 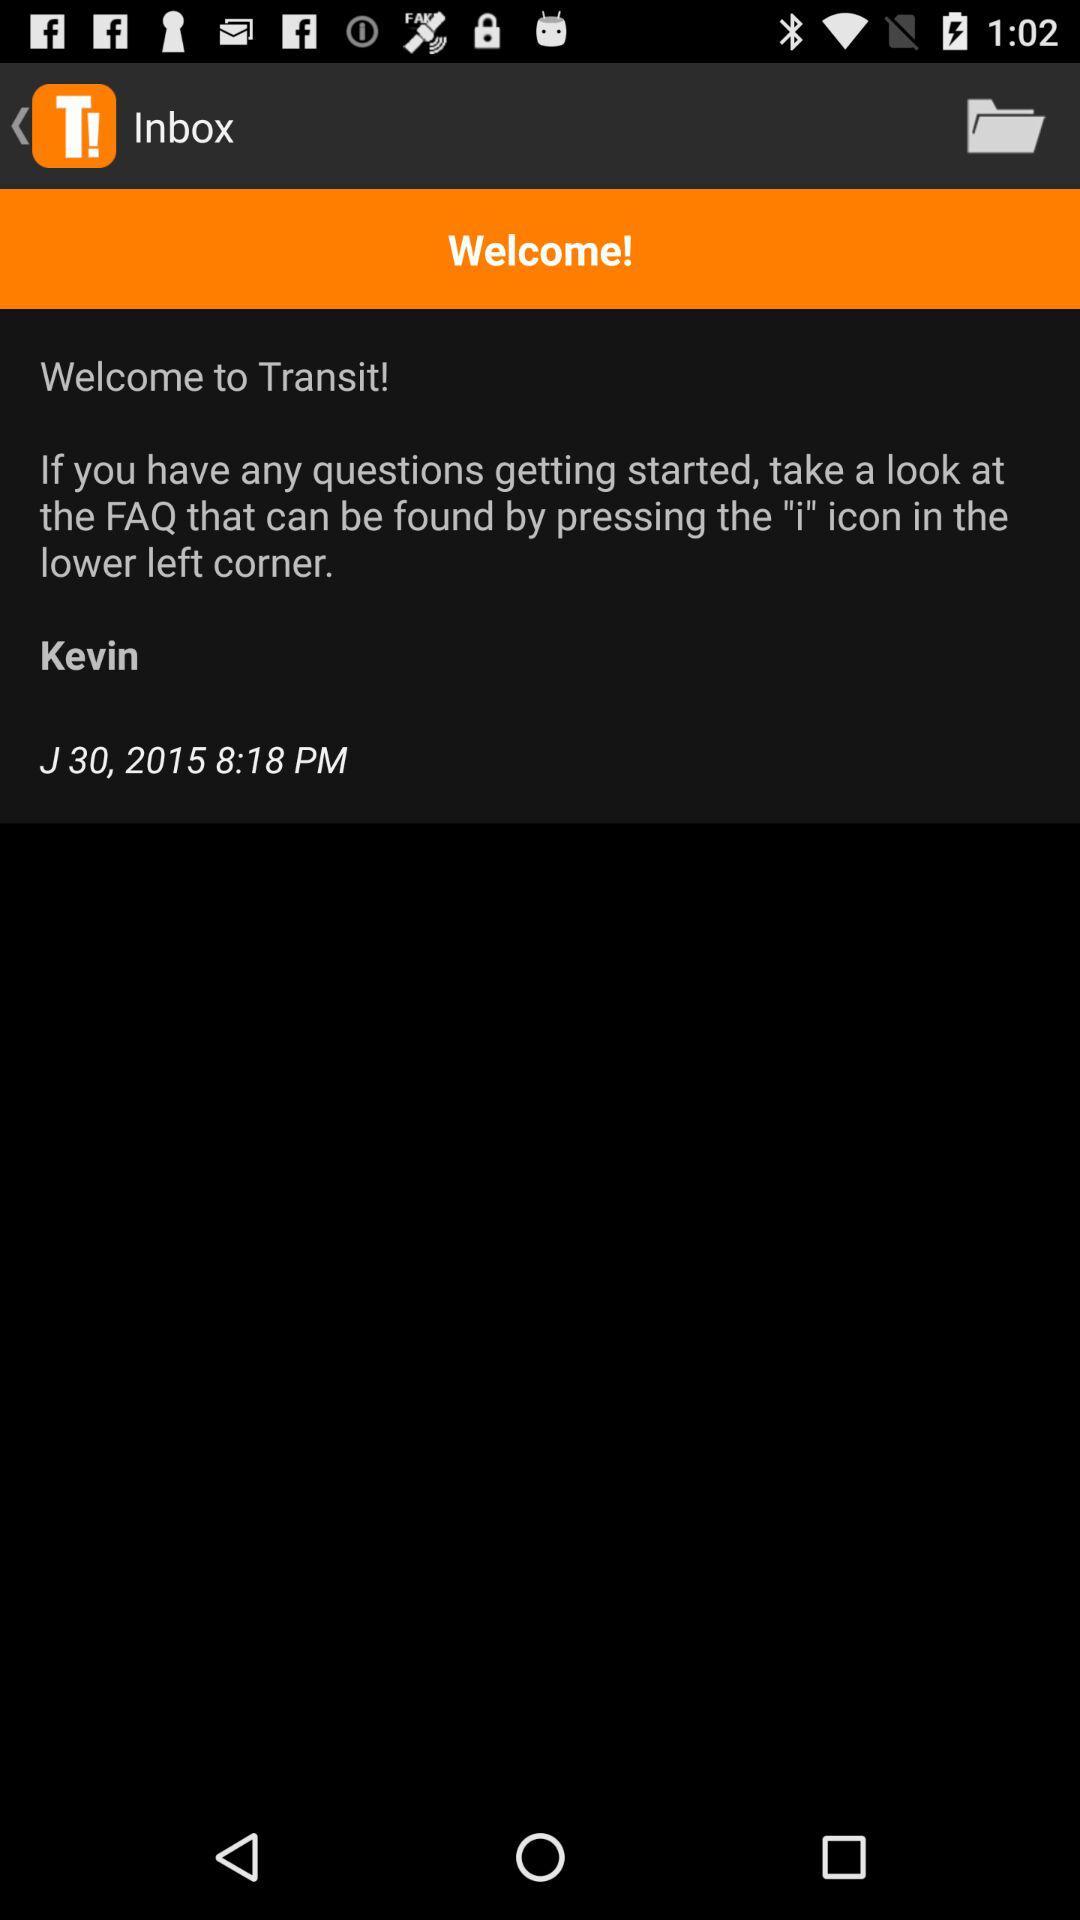 I want to click on the icon above welcome! item, so click(x=1006, y=124).